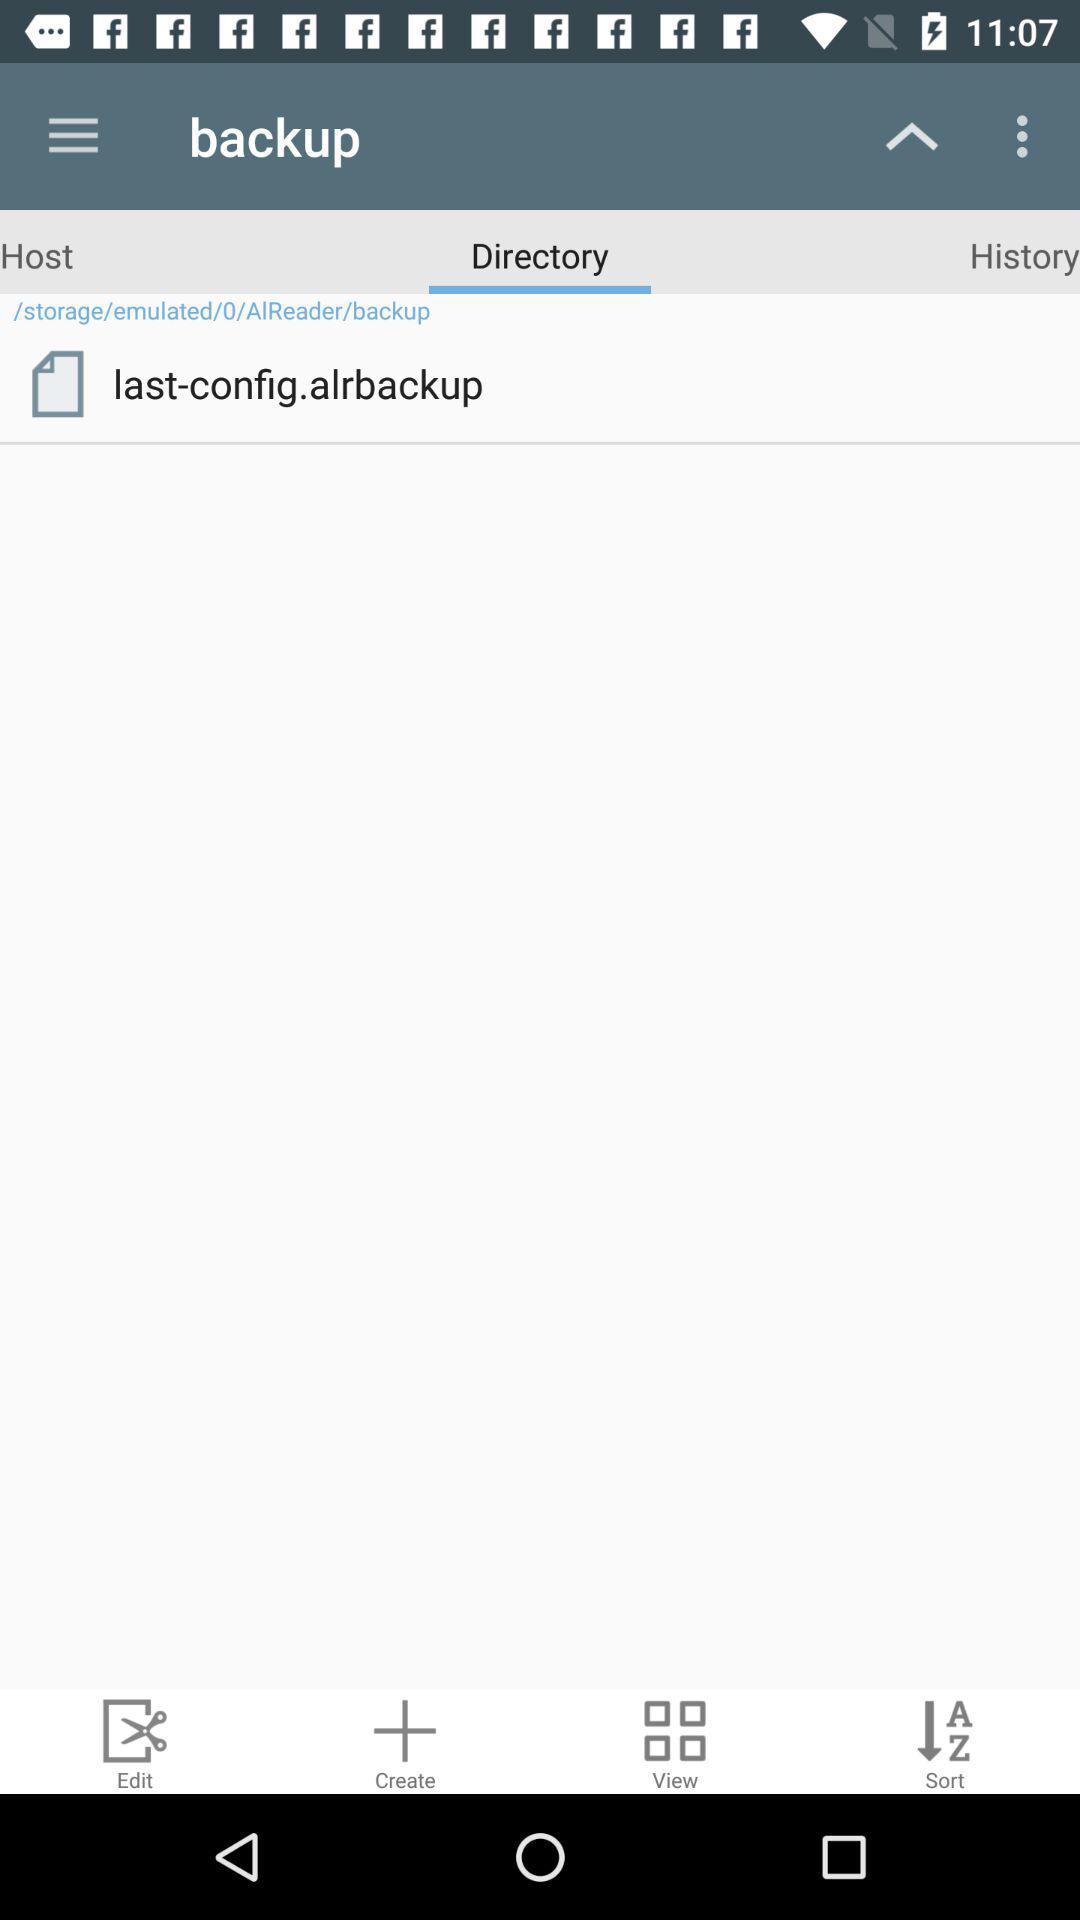 The image size is (1080, 1920). I want to click on the item above storage emulated 0, so click(36, 253).